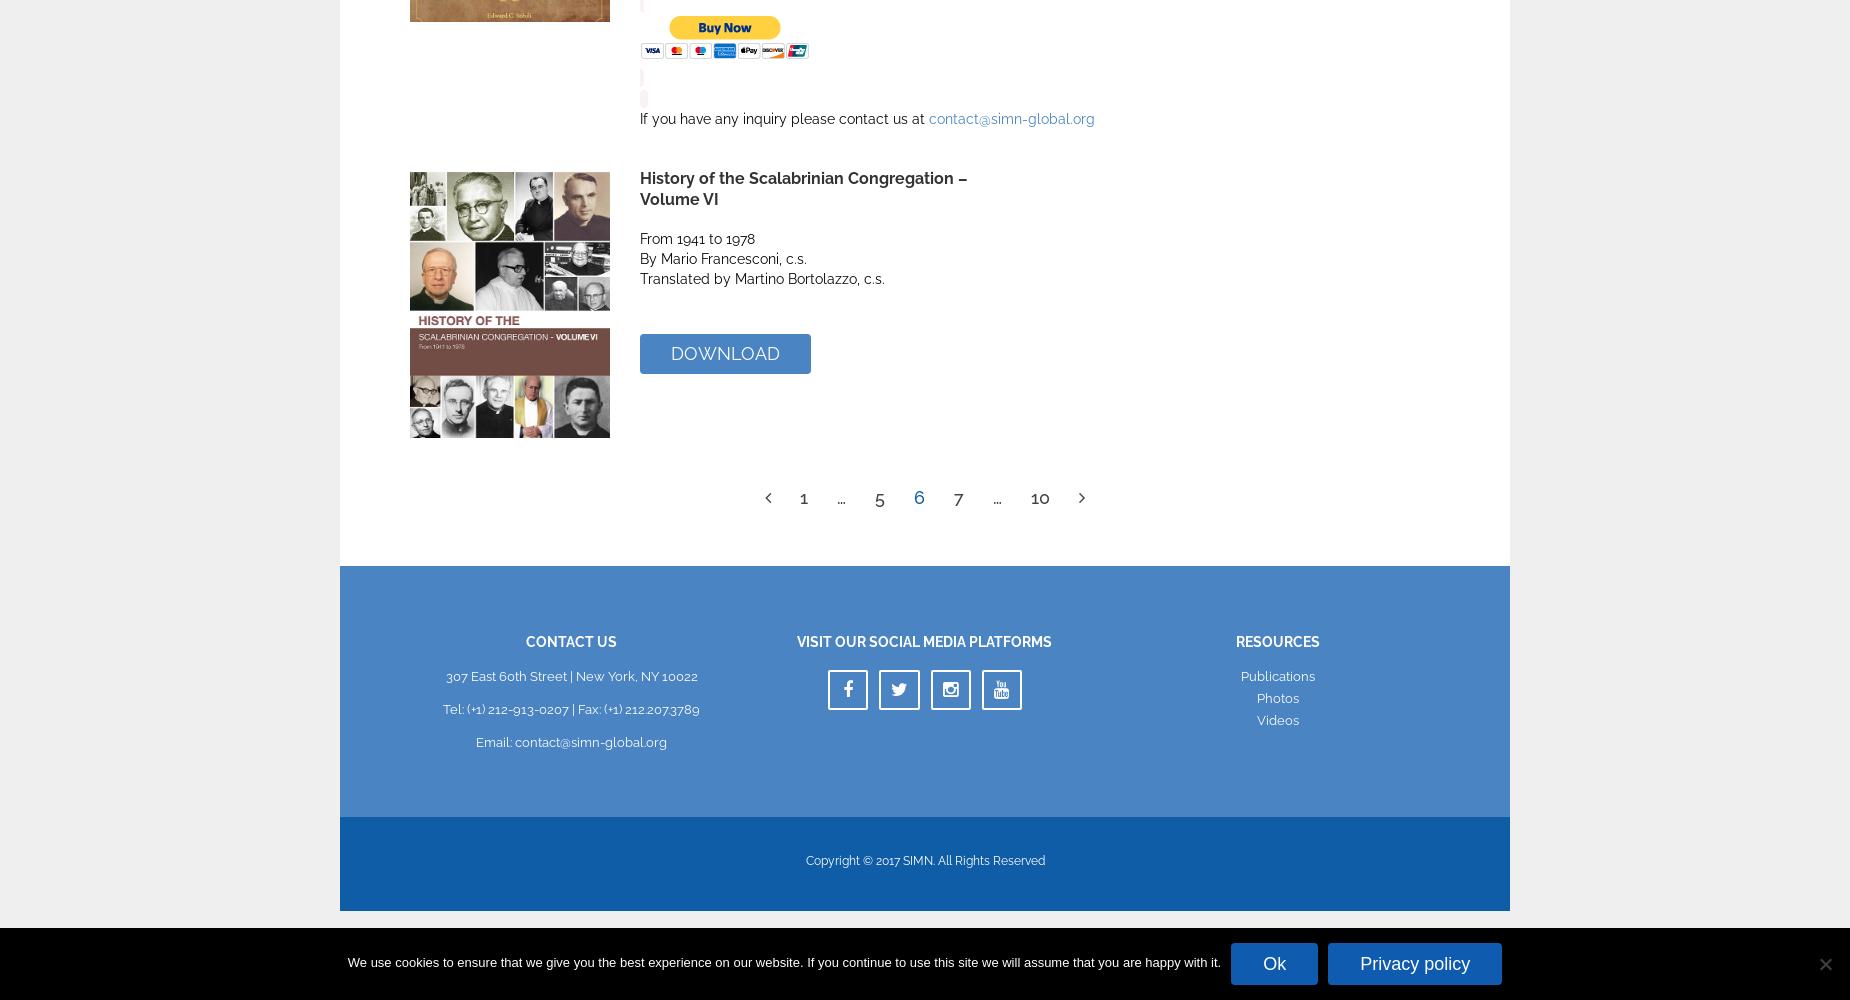  What do you see at coordinates (762, 279) in the screenshot?
I see `'
Translated by Martino Bortolazzo, c.s.'` at bounding box center [762, 279].